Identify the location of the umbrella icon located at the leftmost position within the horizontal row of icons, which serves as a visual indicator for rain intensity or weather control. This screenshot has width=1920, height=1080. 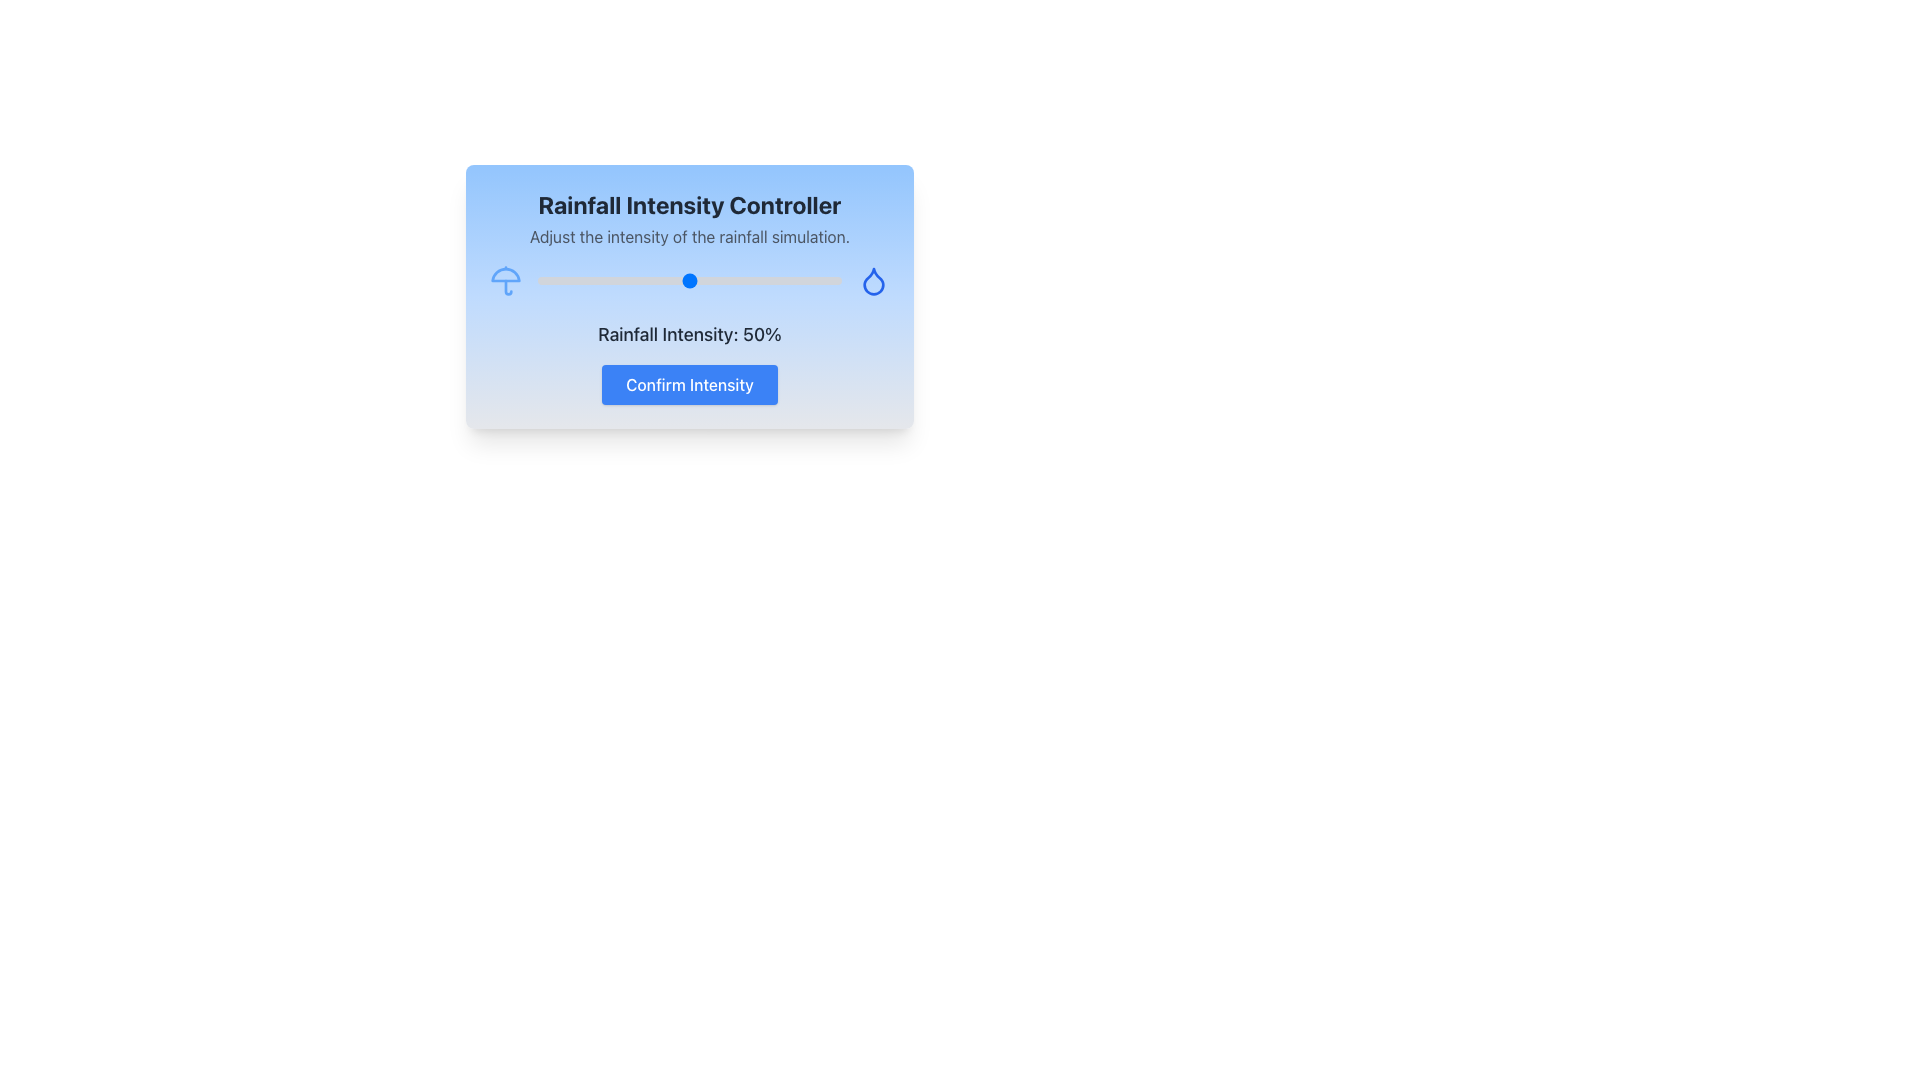
(505, 281).